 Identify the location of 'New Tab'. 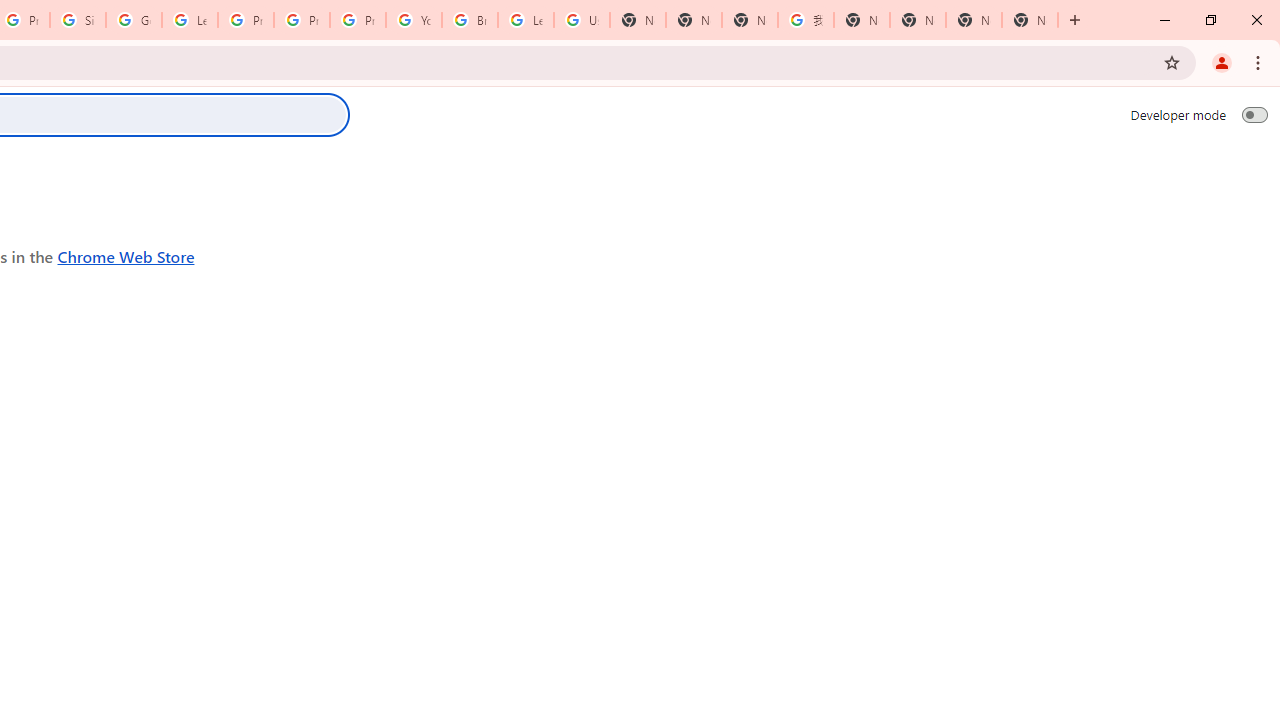
(1030, 20).